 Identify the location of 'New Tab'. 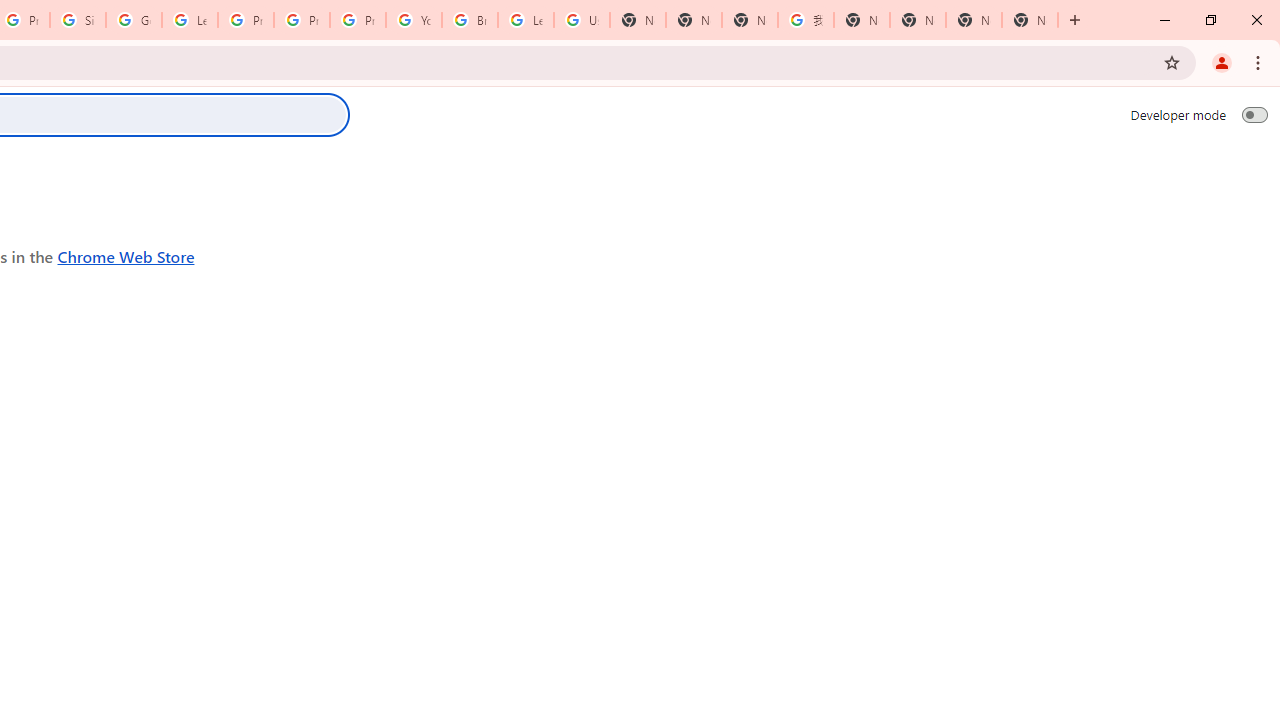
(1030, 20).